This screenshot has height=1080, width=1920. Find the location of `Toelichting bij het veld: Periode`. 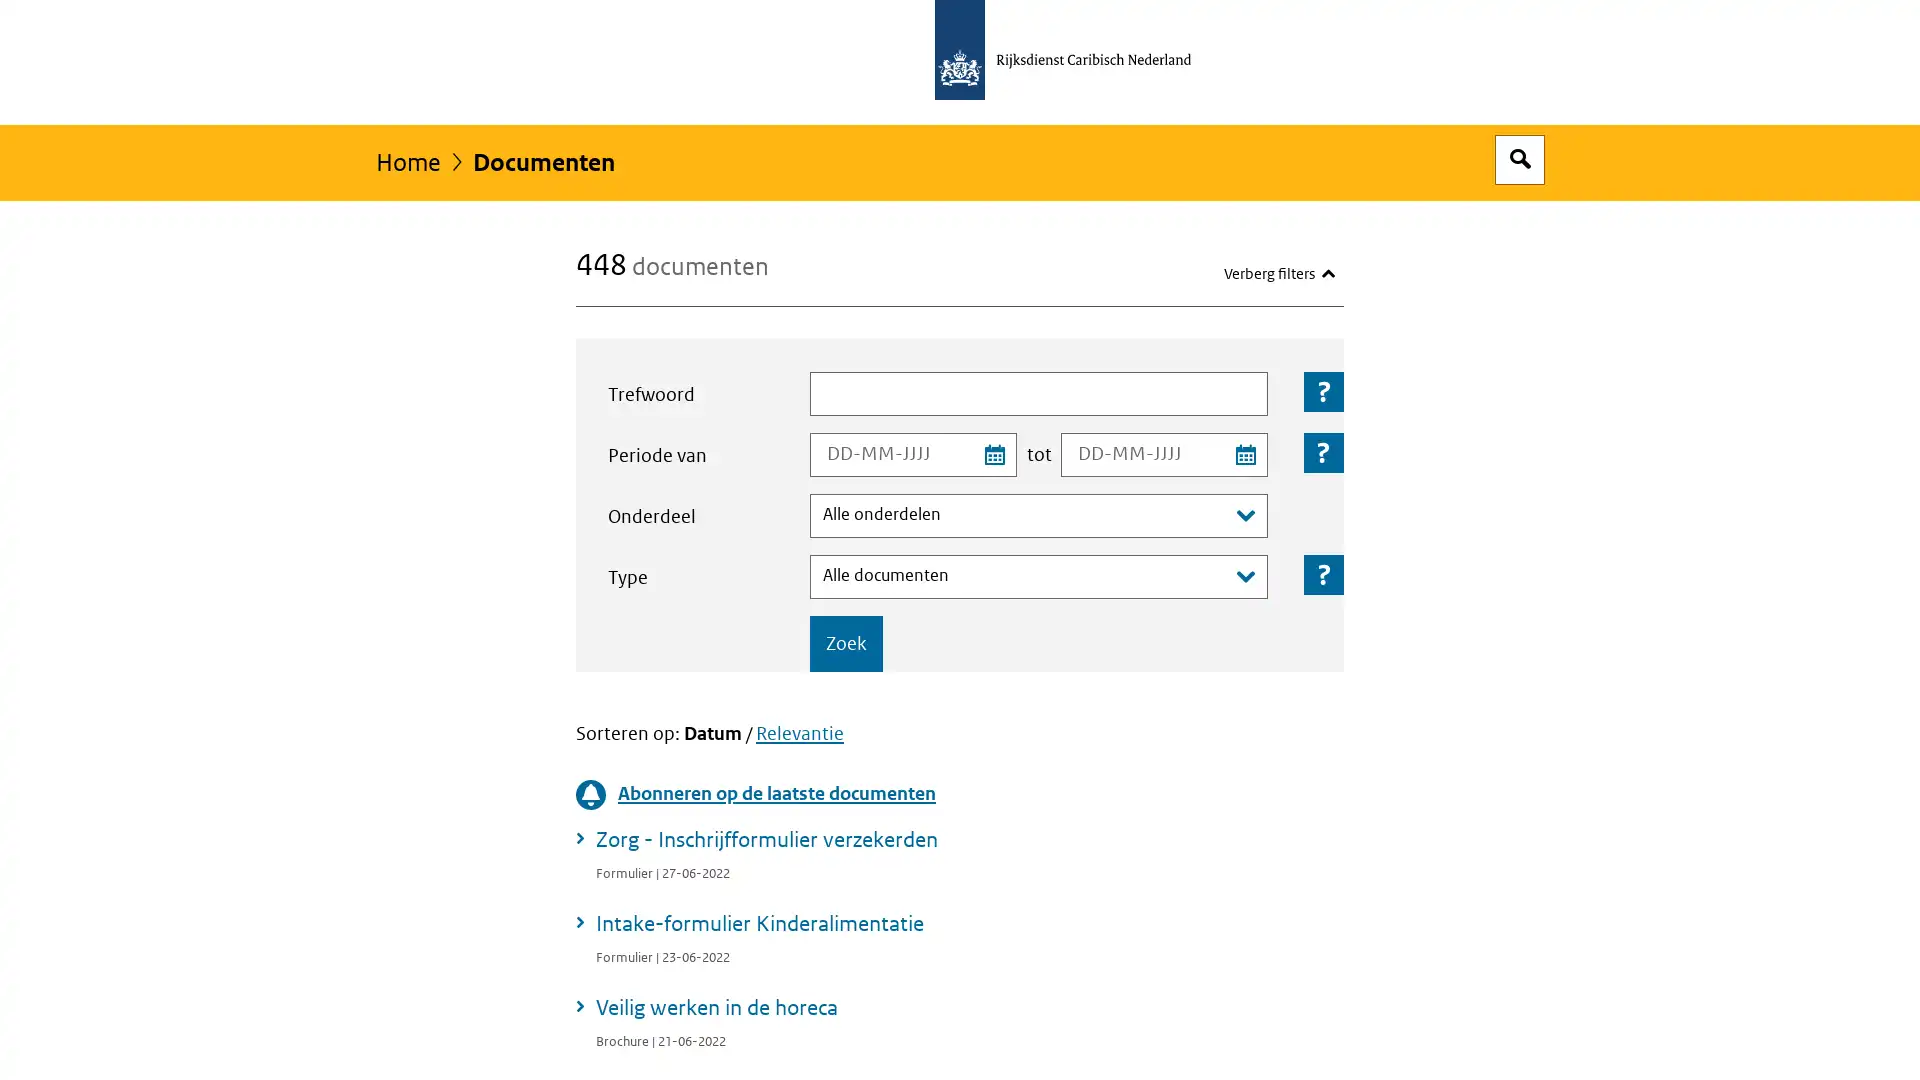

Toelichting bij het veld: Periode is located at coordinates (1323, 451).